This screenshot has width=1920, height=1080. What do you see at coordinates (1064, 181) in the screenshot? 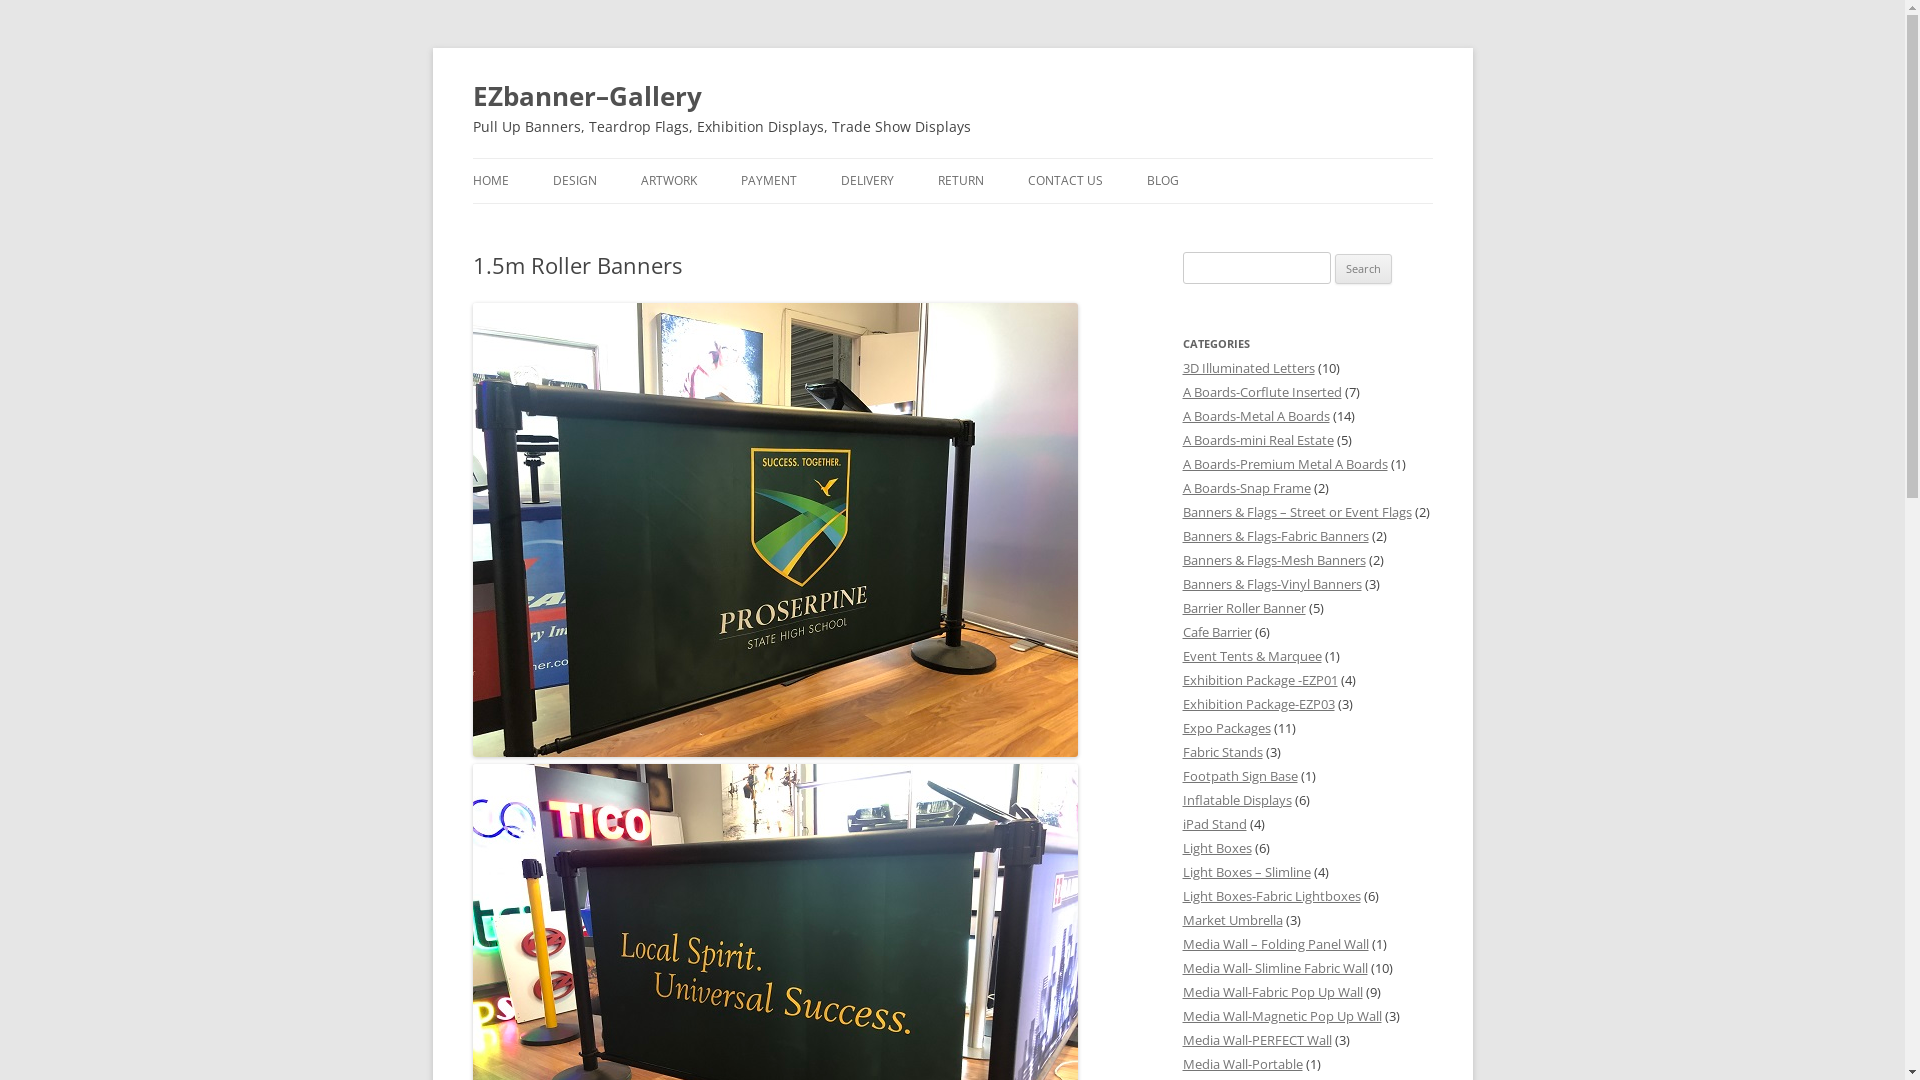
I see `'CONTACT US'` at bounding box center [1064, 181].